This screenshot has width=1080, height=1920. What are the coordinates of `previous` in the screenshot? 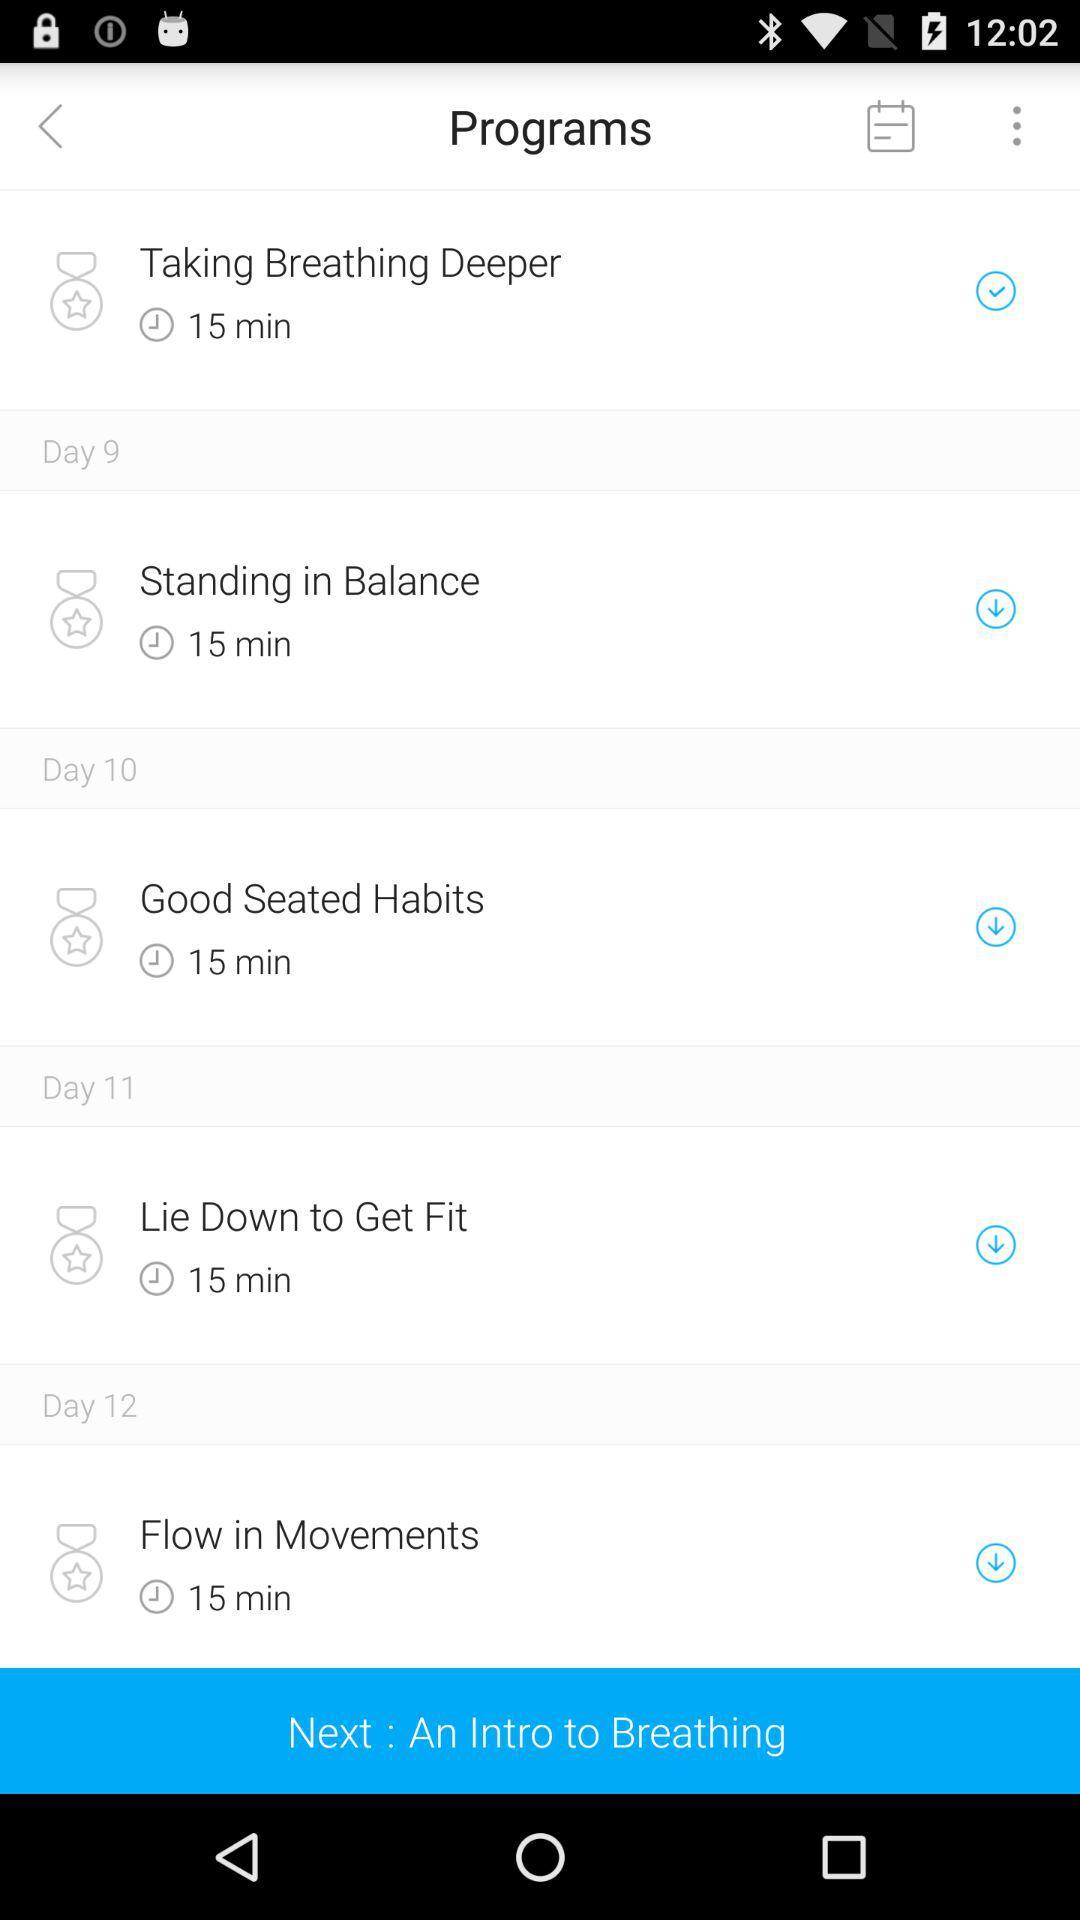 It's located at (61, 124).